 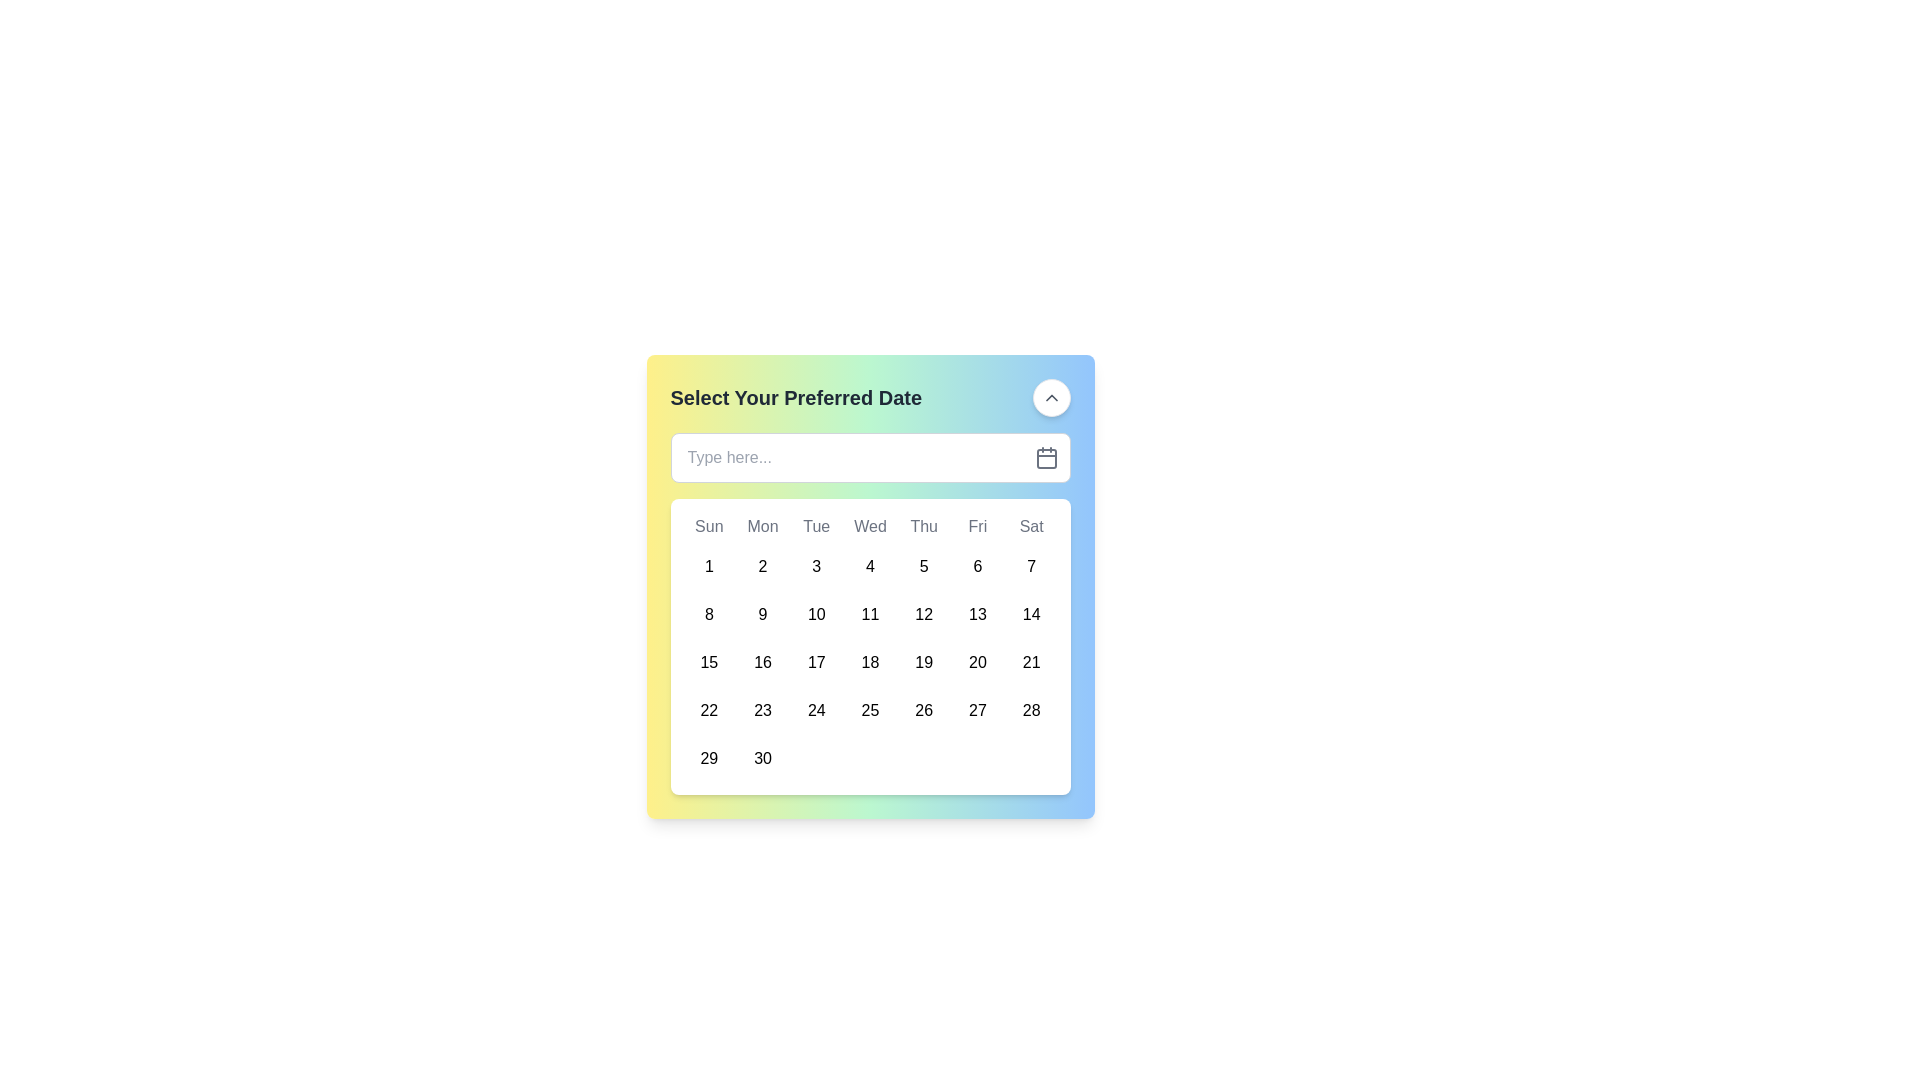 What do you see at coordinates (816, 526) in the screenshot?
I see `the text label representing 'Tuesday' in the weekly calendar header, located in the third column of the grid layout` at bounding box center [816, 526].